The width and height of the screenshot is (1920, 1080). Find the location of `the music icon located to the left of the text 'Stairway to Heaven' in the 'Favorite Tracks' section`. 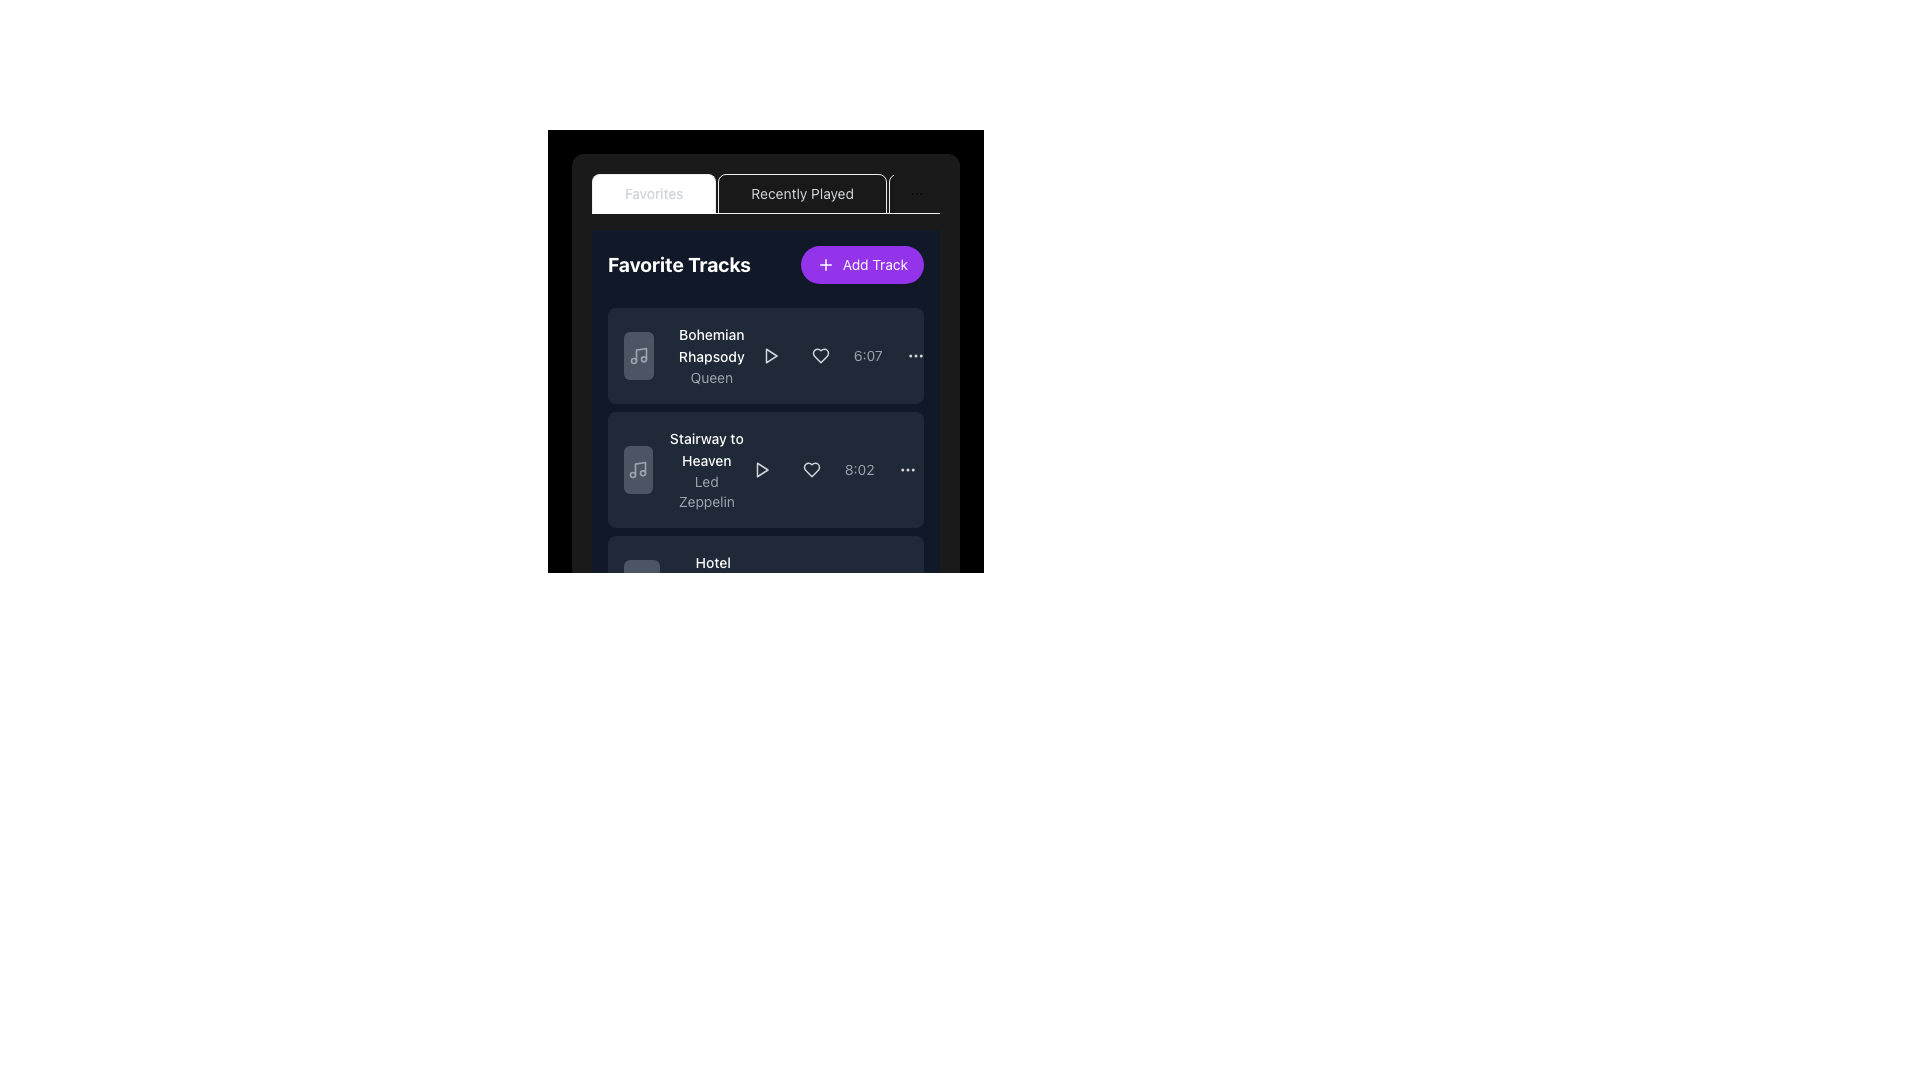

the music icon located to the left of the text 'Stairway to Heaven' in the 'Favorite Tracks' section is located at coordinates (637, 470).